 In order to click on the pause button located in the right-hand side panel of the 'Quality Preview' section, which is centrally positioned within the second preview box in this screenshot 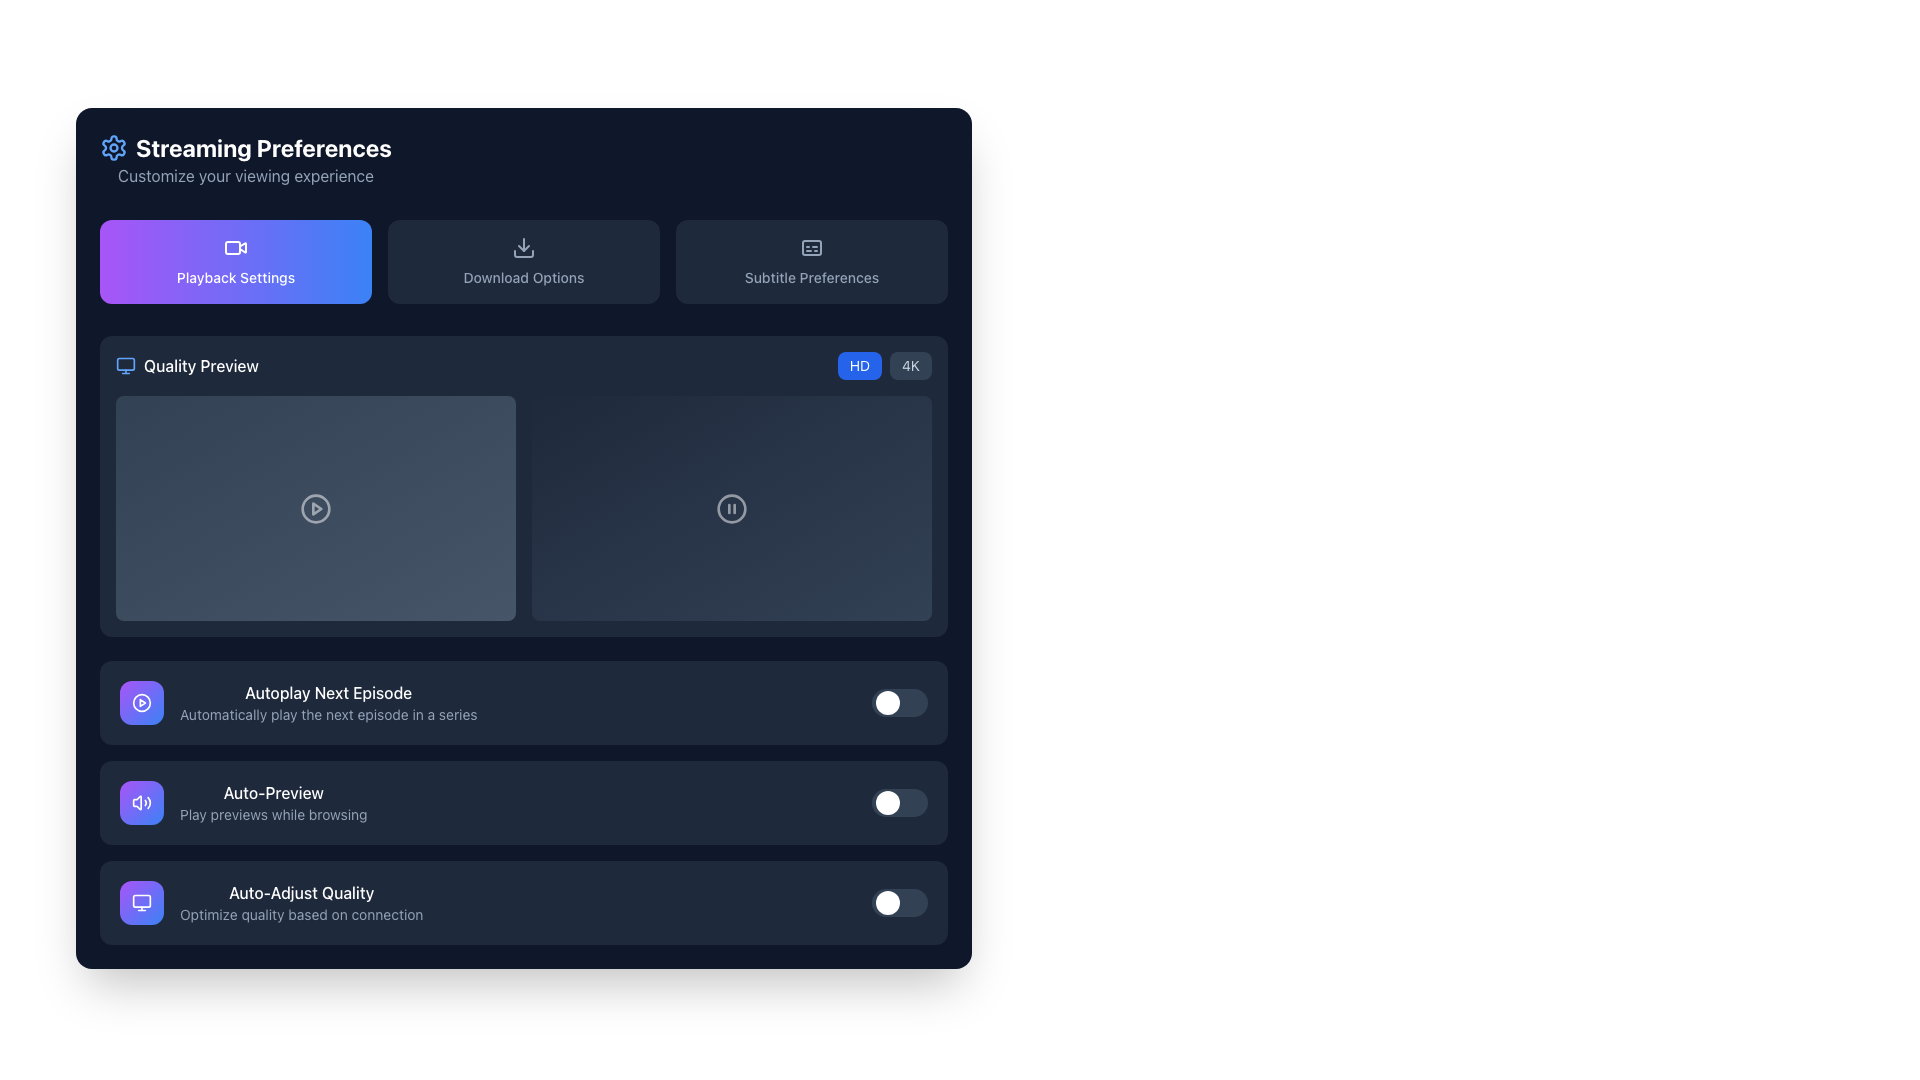, I will do `click(730, 507)`.